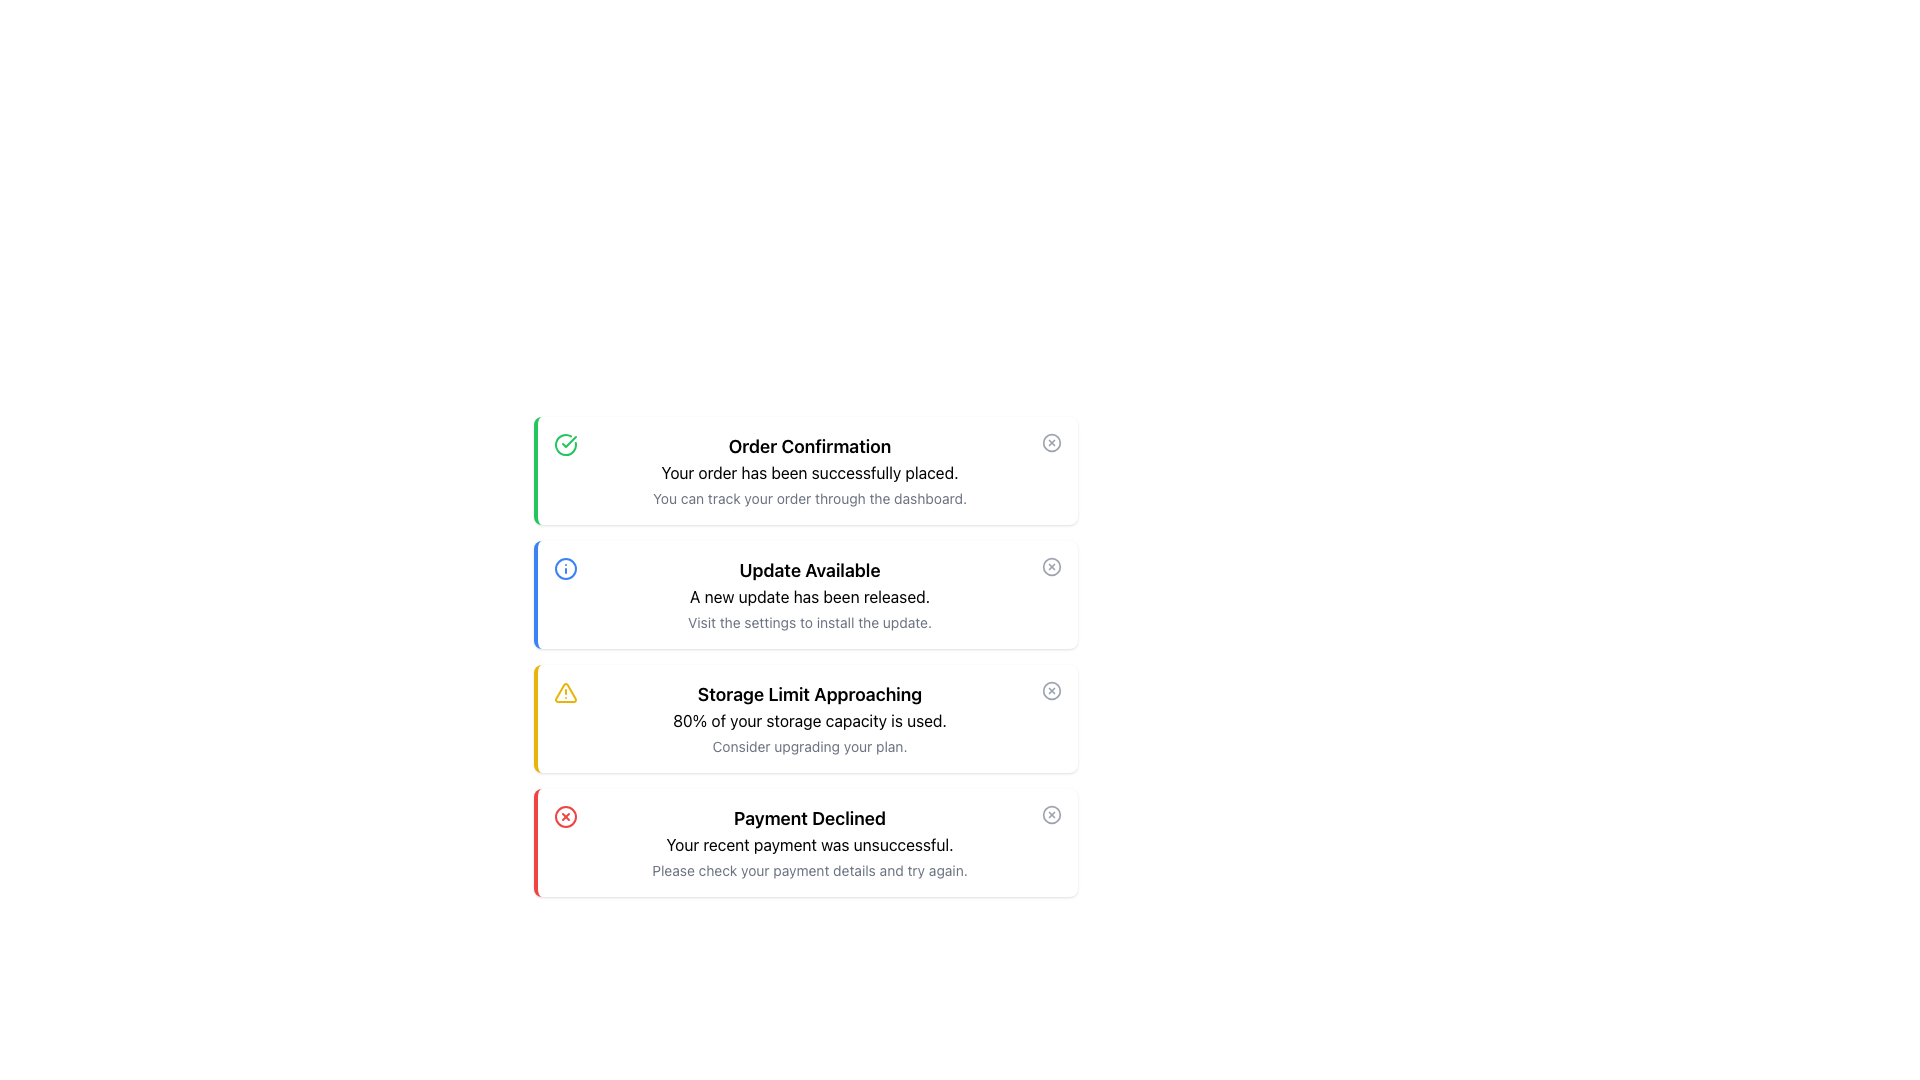  What do you see at coordinates (810, 596) in the screenshot?
I see `the text label that provides information about the availability of a new update, located in the second notification from the top within the 'Update Available' notification` at bounding box center [810, 596].